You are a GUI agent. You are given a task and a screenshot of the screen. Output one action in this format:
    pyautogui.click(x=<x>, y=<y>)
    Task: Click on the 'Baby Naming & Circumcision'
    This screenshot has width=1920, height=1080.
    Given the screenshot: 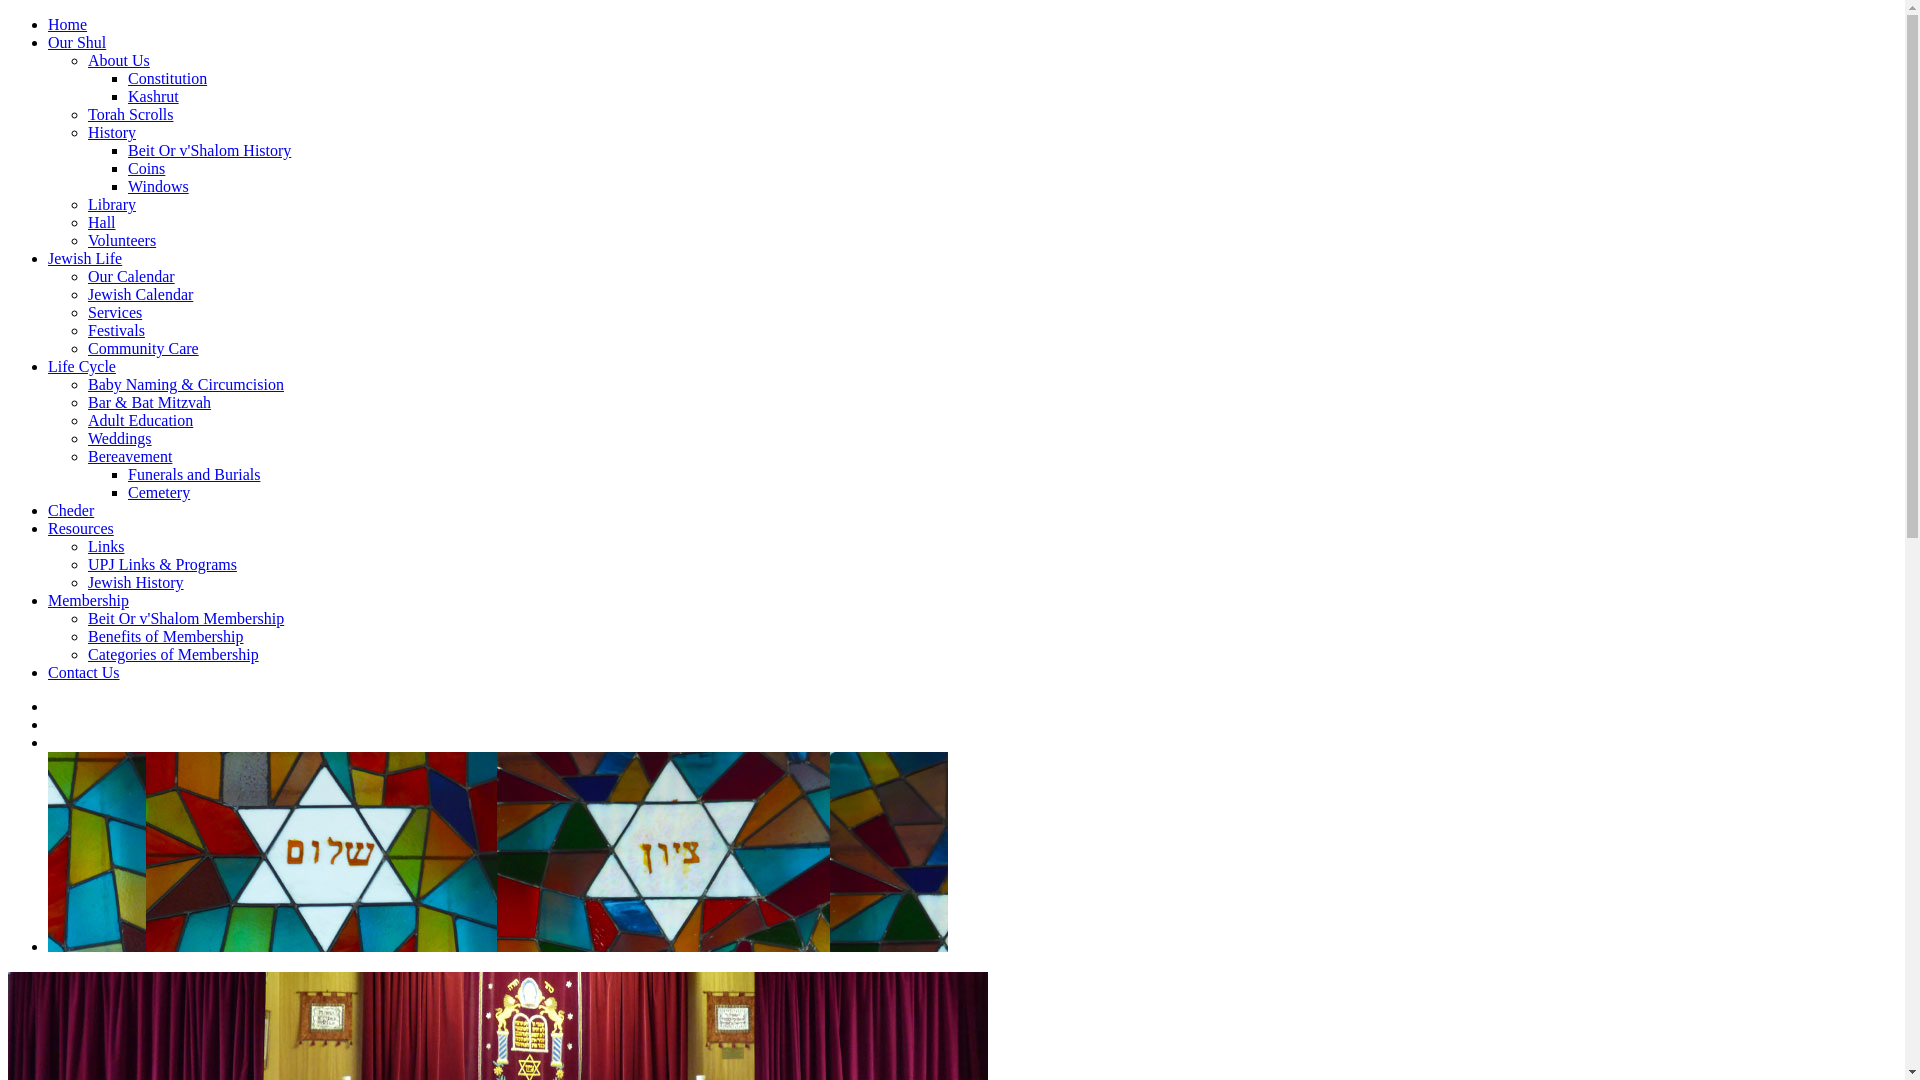 What is the action you would take?
    pyautogui.click(x=186, y=384)
    